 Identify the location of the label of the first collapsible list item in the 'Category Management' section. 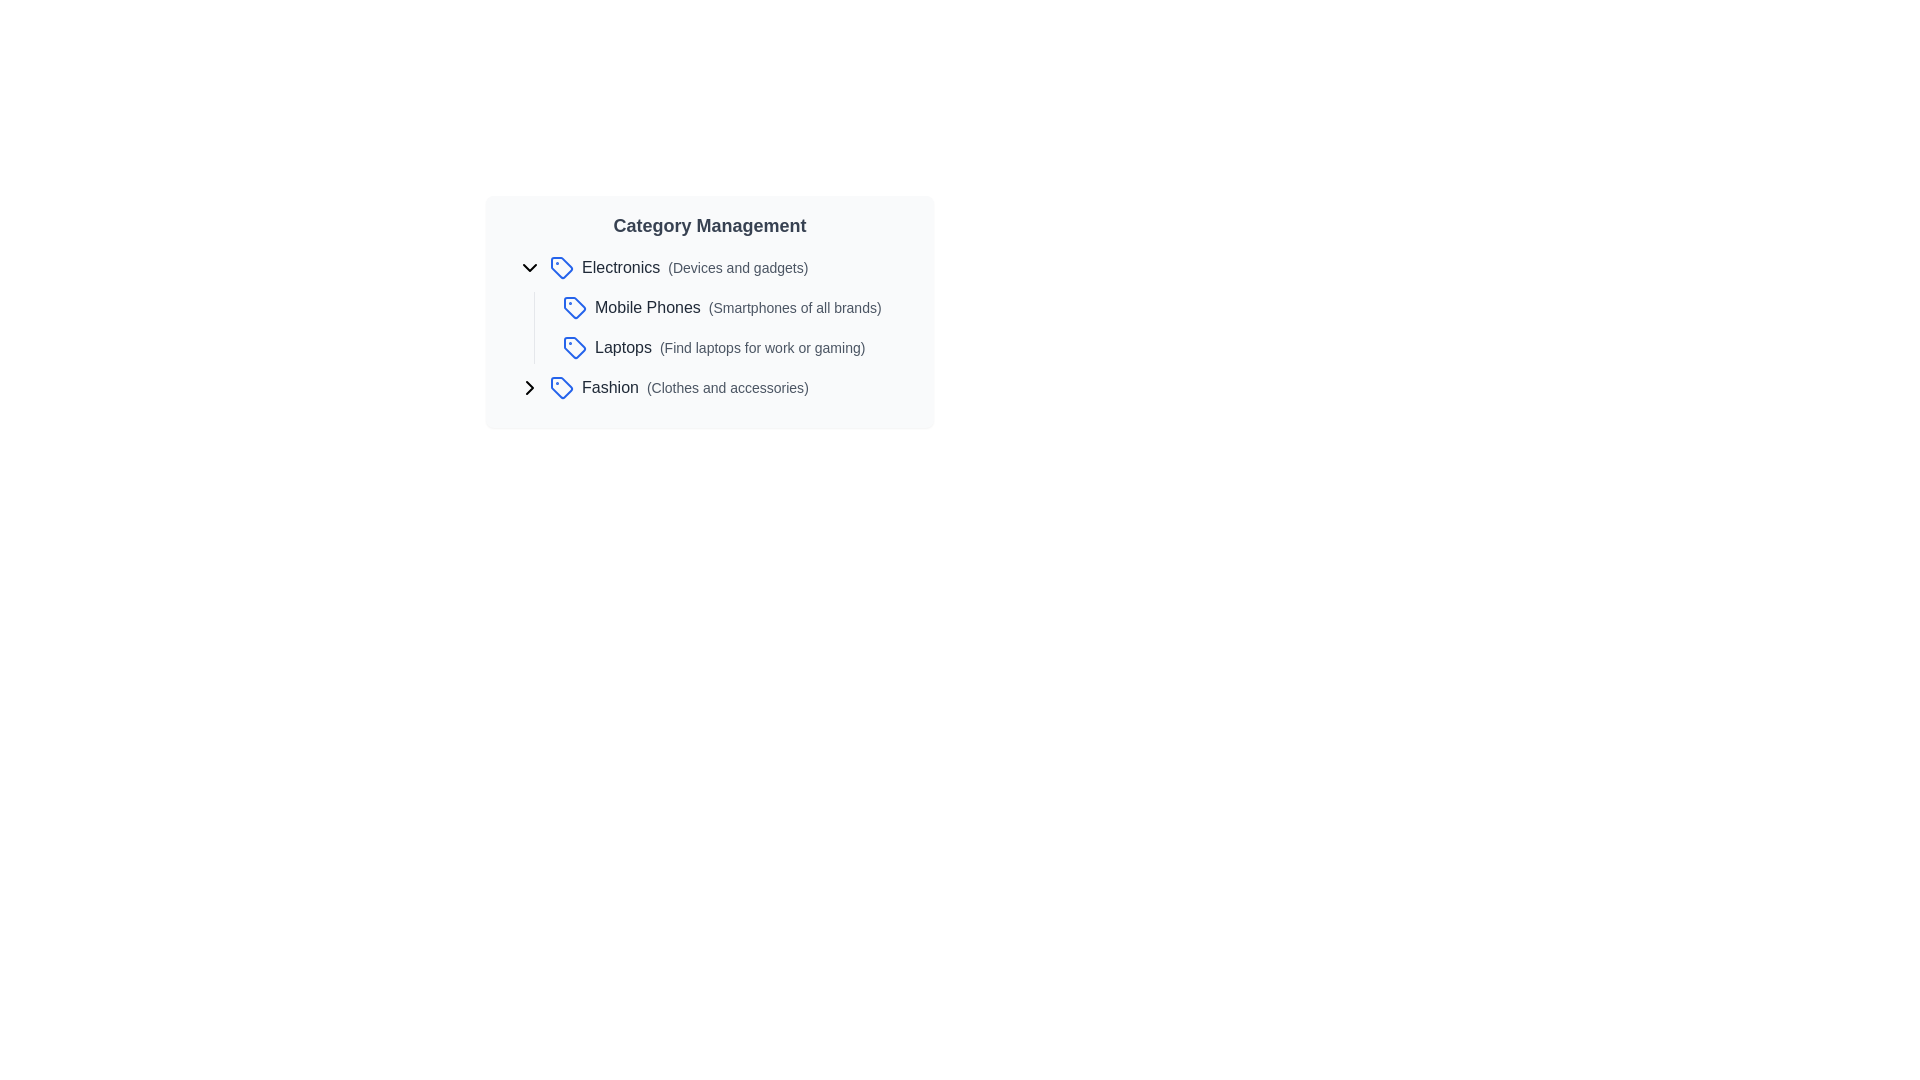
(718, 266).